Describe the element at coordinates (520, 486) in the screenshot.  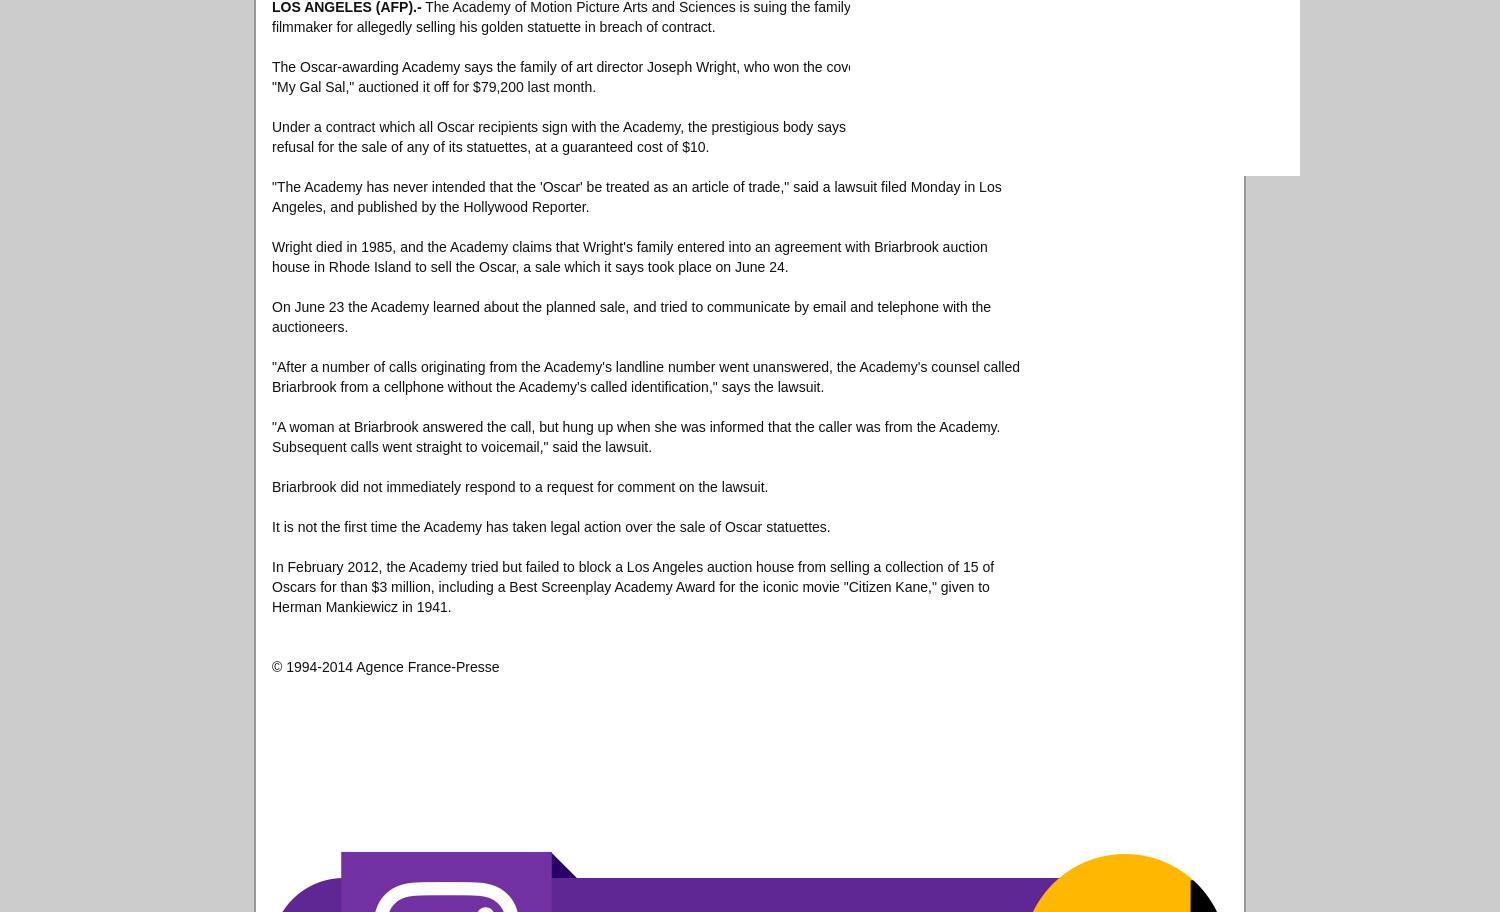
I see `'Briarbrook did not immediately respond to a request for comment on the lawsuit.'` at that location.